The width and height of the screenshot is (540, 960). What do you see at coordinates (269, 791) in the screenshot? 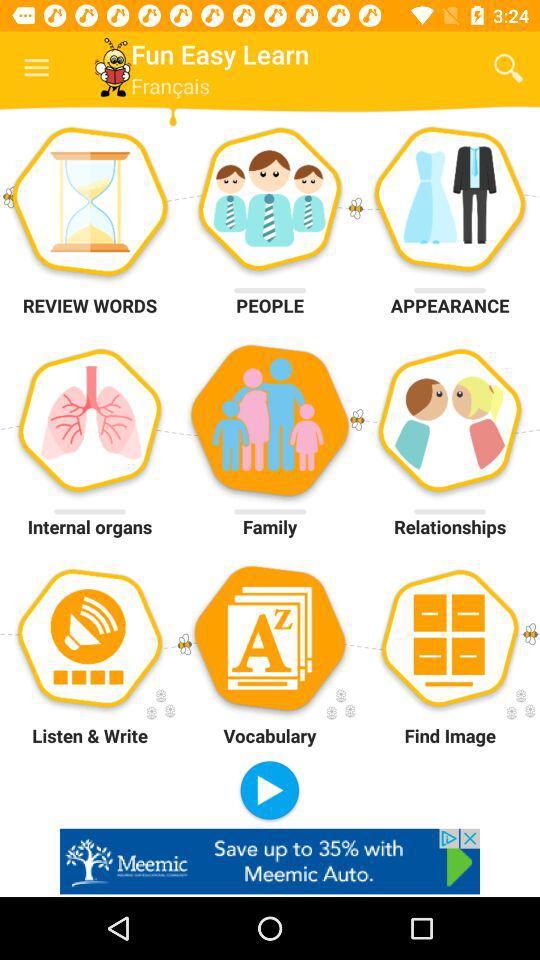
I see `play` at bounding box center [269, 791].